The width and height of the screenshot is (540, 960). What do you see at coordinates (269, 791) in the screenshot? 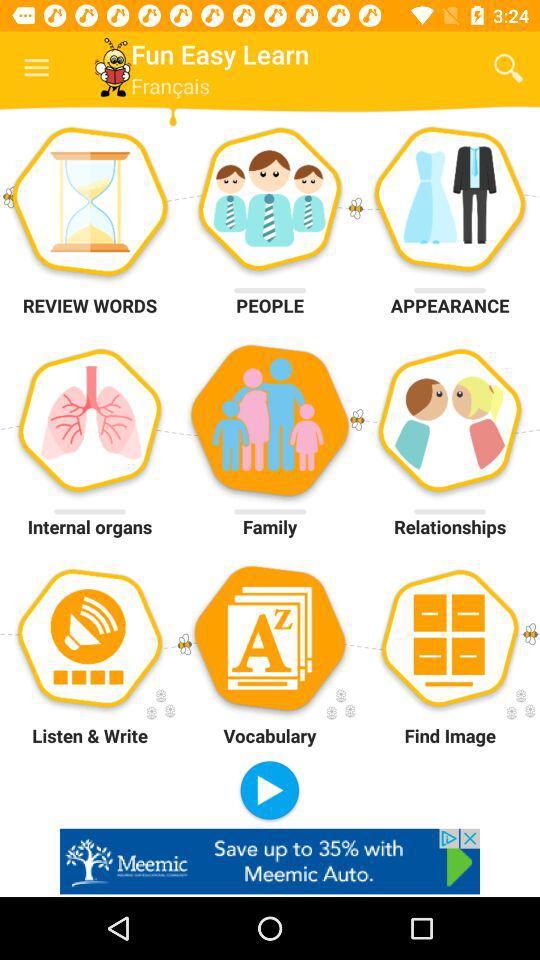
I see `play` at bounding box center [269, 791].